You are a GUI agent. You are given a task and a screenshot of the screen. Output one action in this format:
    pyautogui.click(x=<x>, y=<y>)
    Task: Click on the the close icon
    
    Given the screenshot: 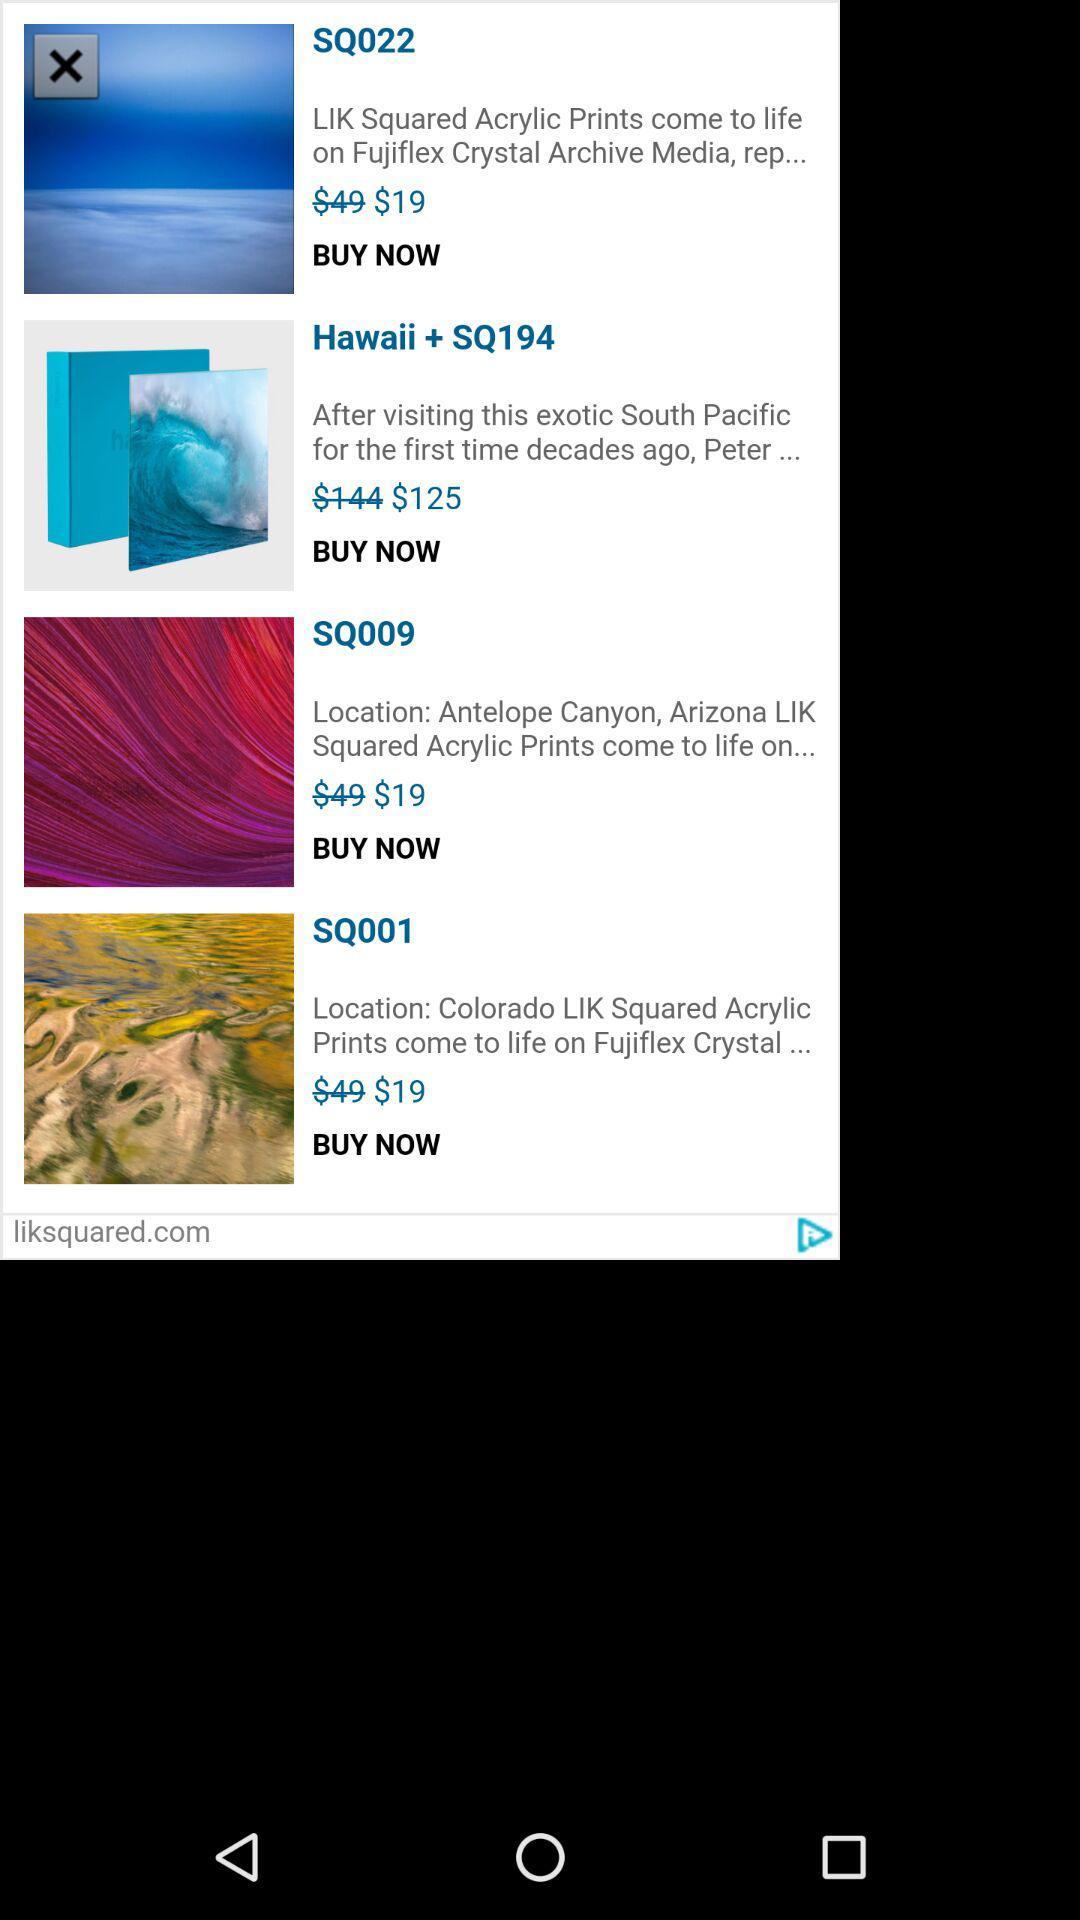 What is the action you would take?
    pyautogui.click(x=64, y=70)
    